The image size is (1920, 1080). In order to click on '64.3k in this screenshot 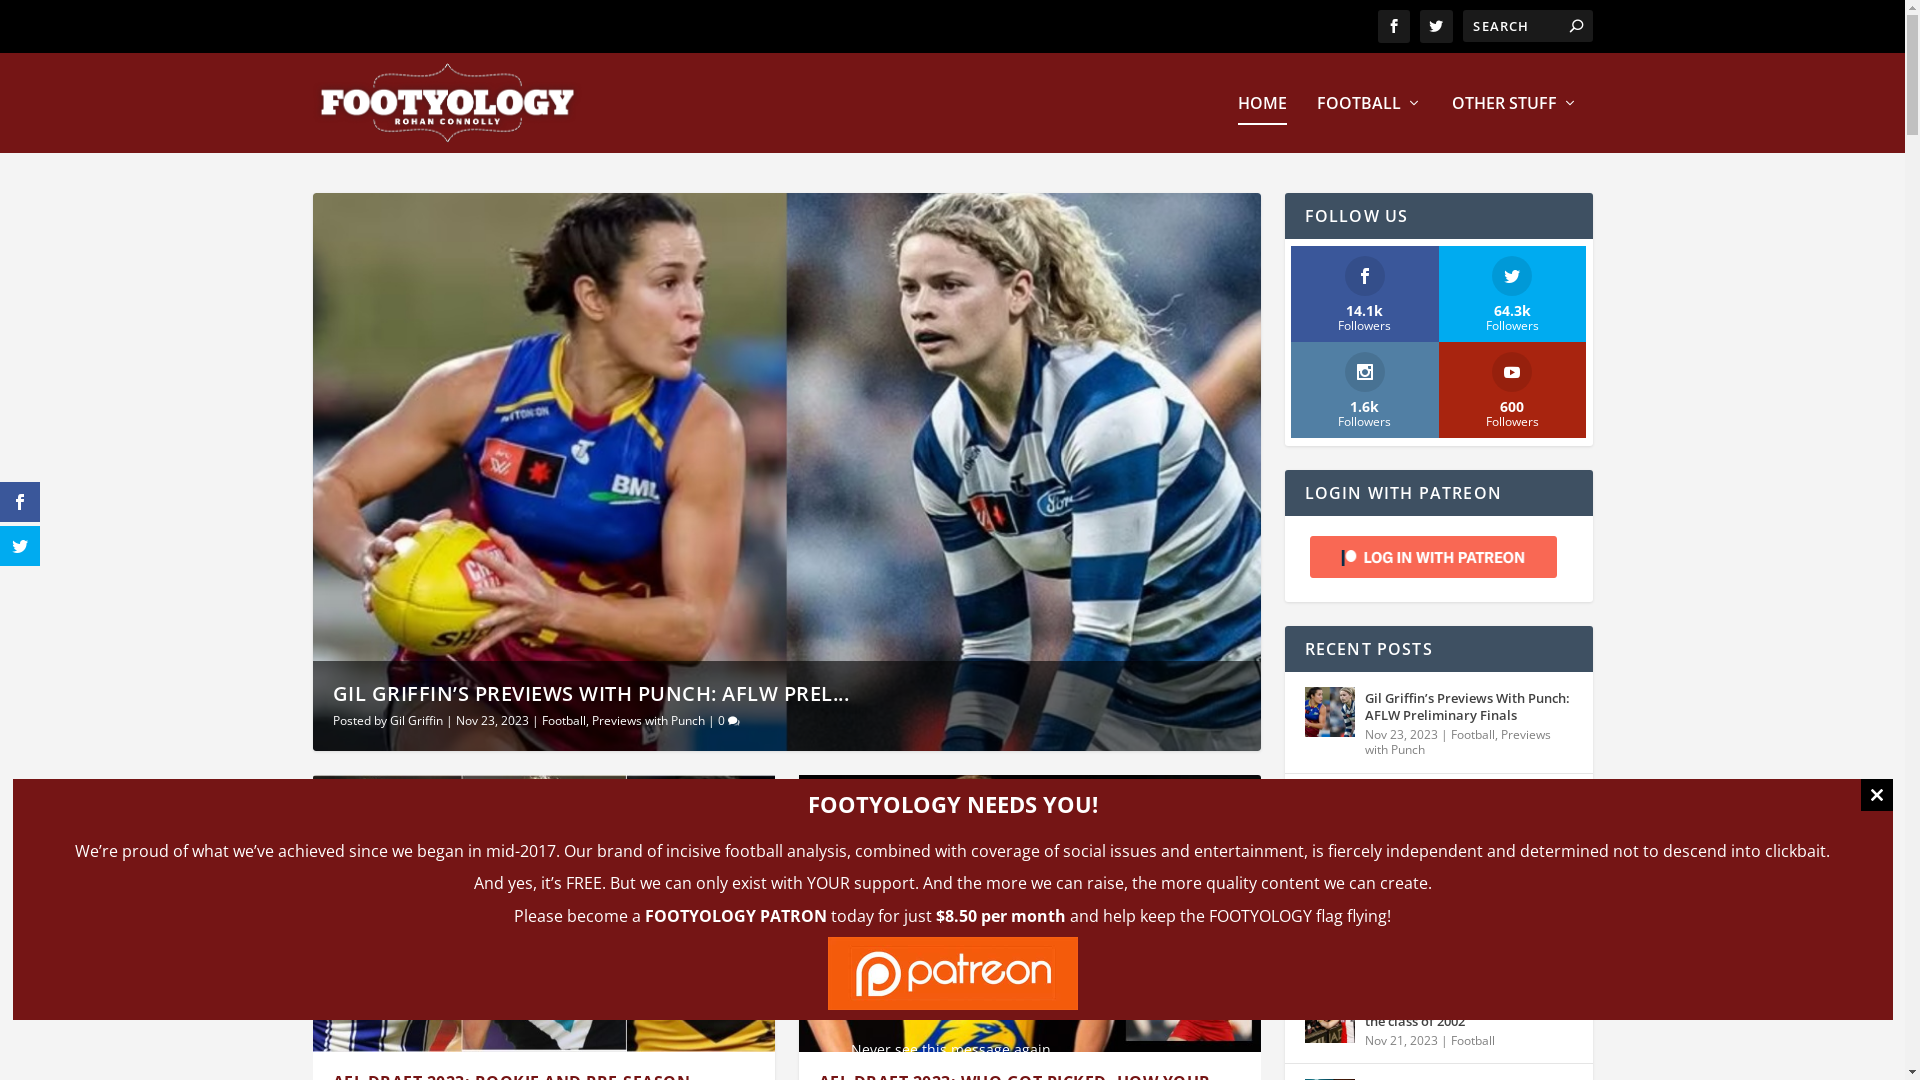, I will do `click(1512, 293)`.